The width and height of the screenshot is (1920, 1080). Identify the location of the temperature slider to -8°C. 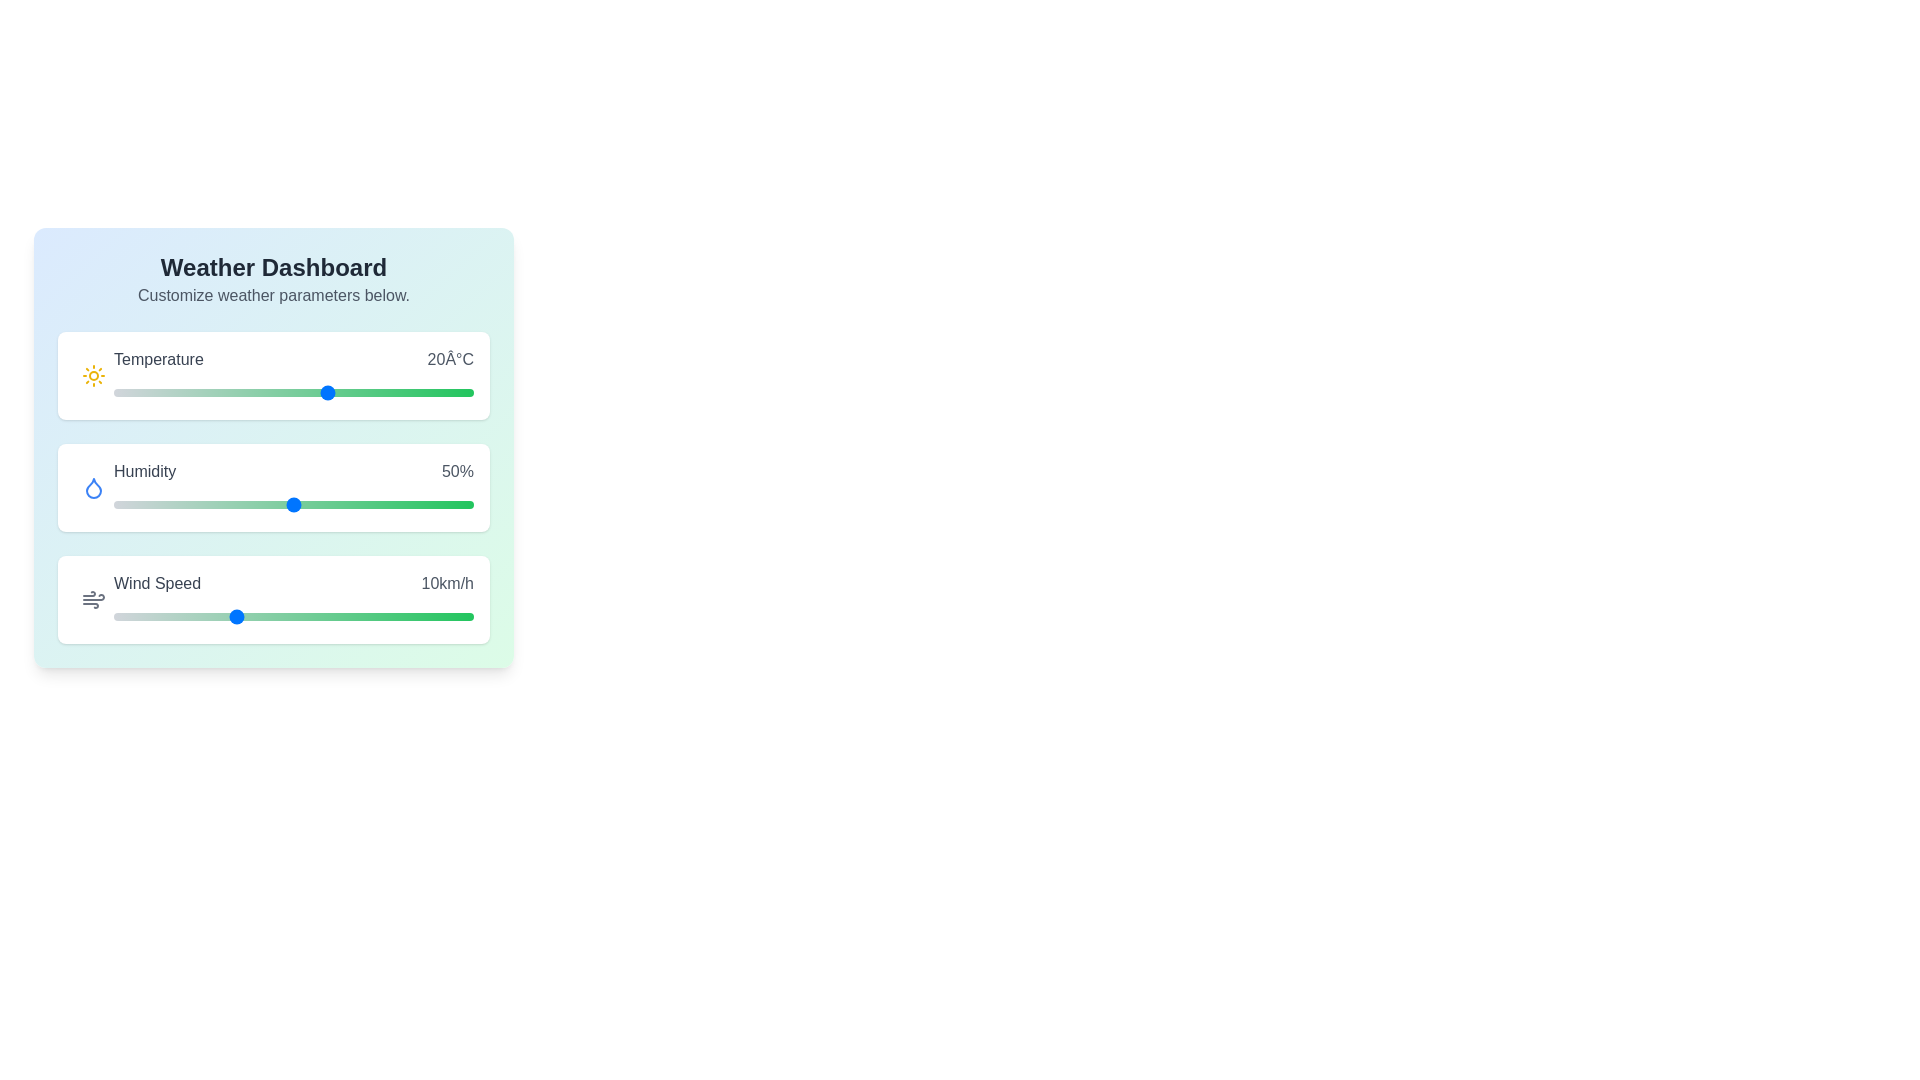
(127, 393).